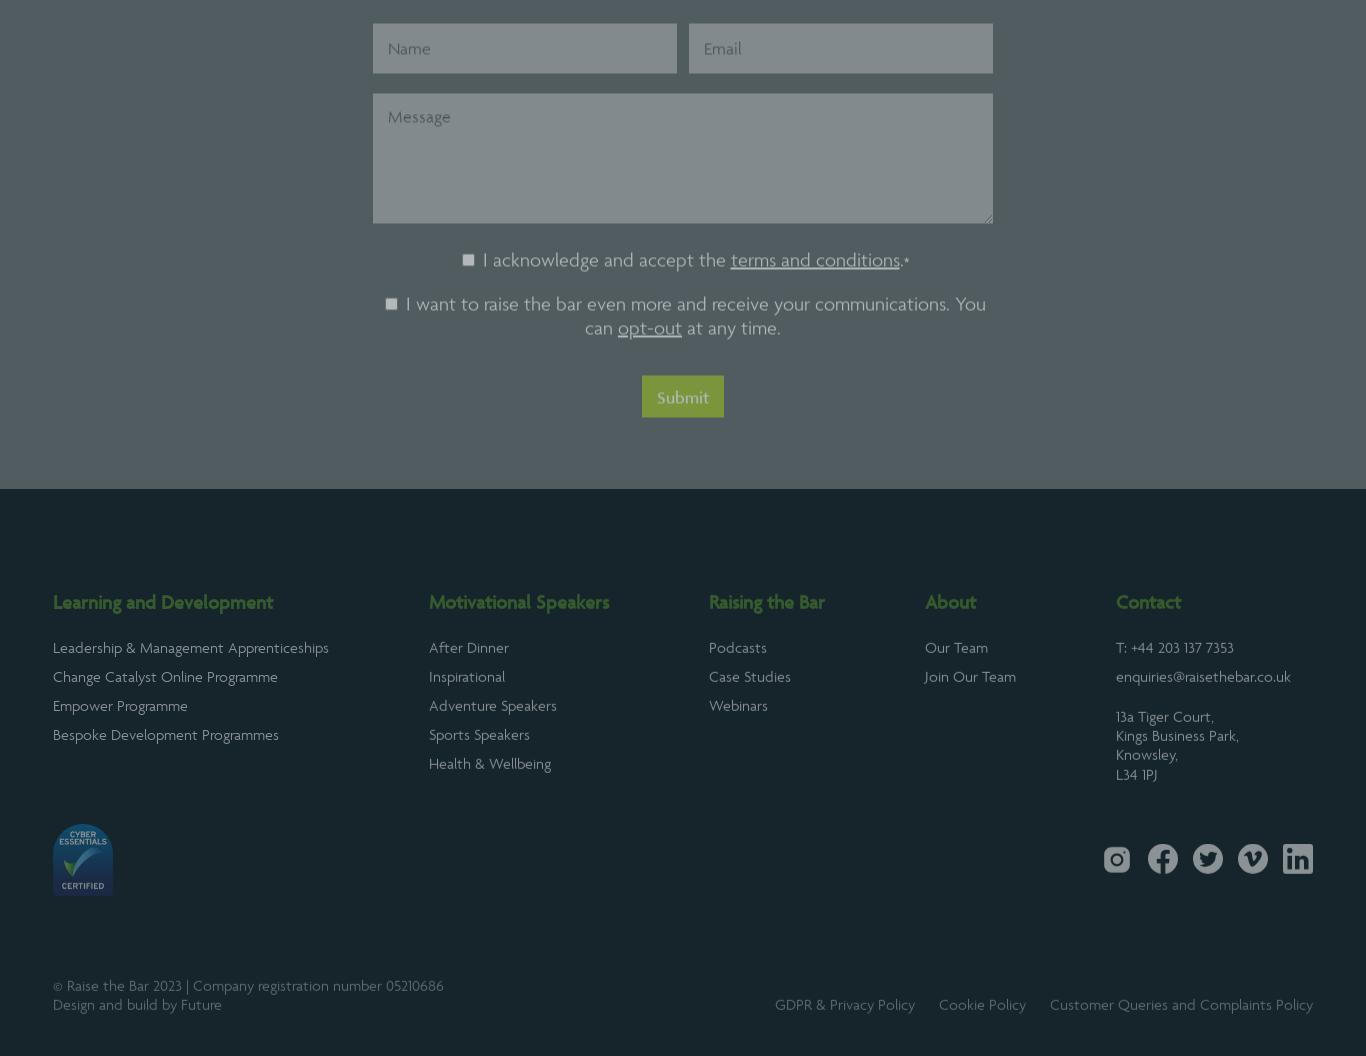  What do you see at coordinates (970, 725) in the screenshot?
I see `'Join Our Team'` at bounding box center [970, 725].